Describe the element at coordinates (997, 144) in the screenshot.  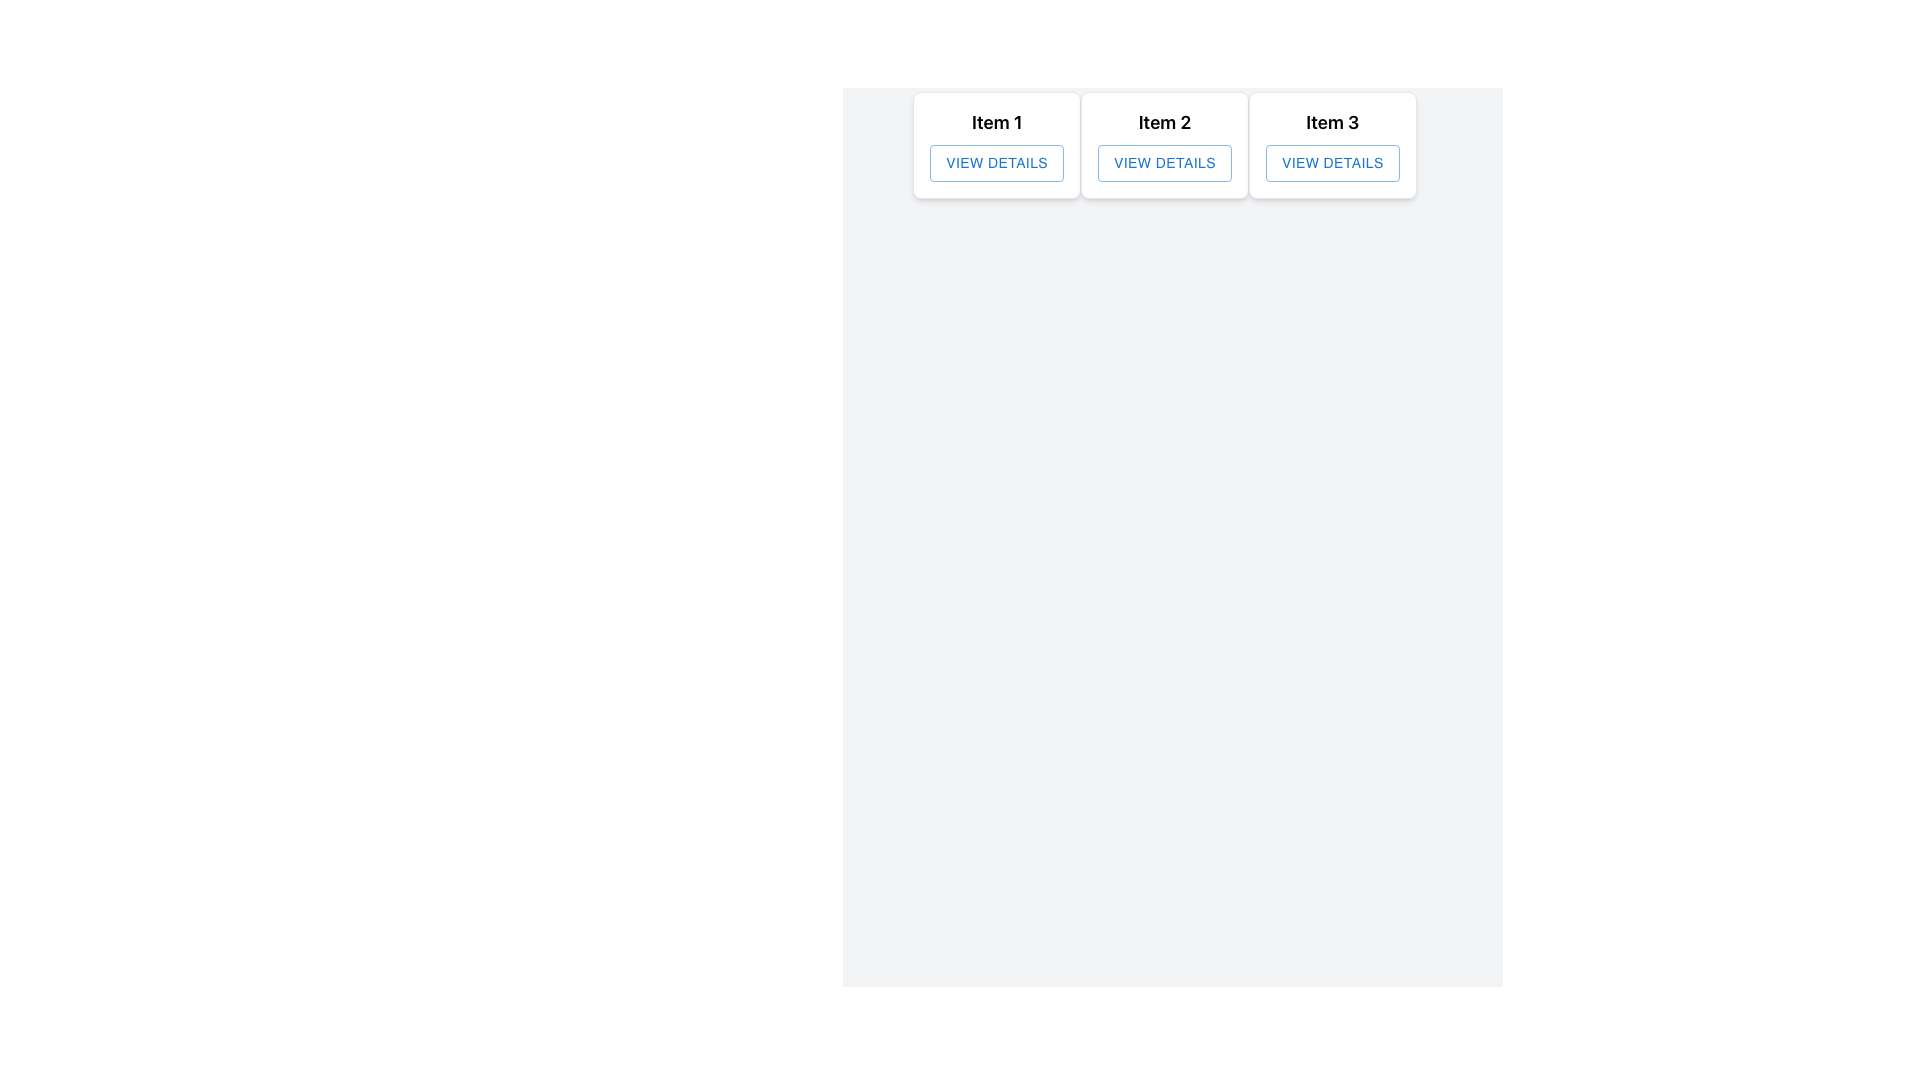
I see `the interactive card titled 'Item 1' with a blue-bordered button labeled 'VIEW DETAILS' positioned at the far left of the grid layout` at that location.